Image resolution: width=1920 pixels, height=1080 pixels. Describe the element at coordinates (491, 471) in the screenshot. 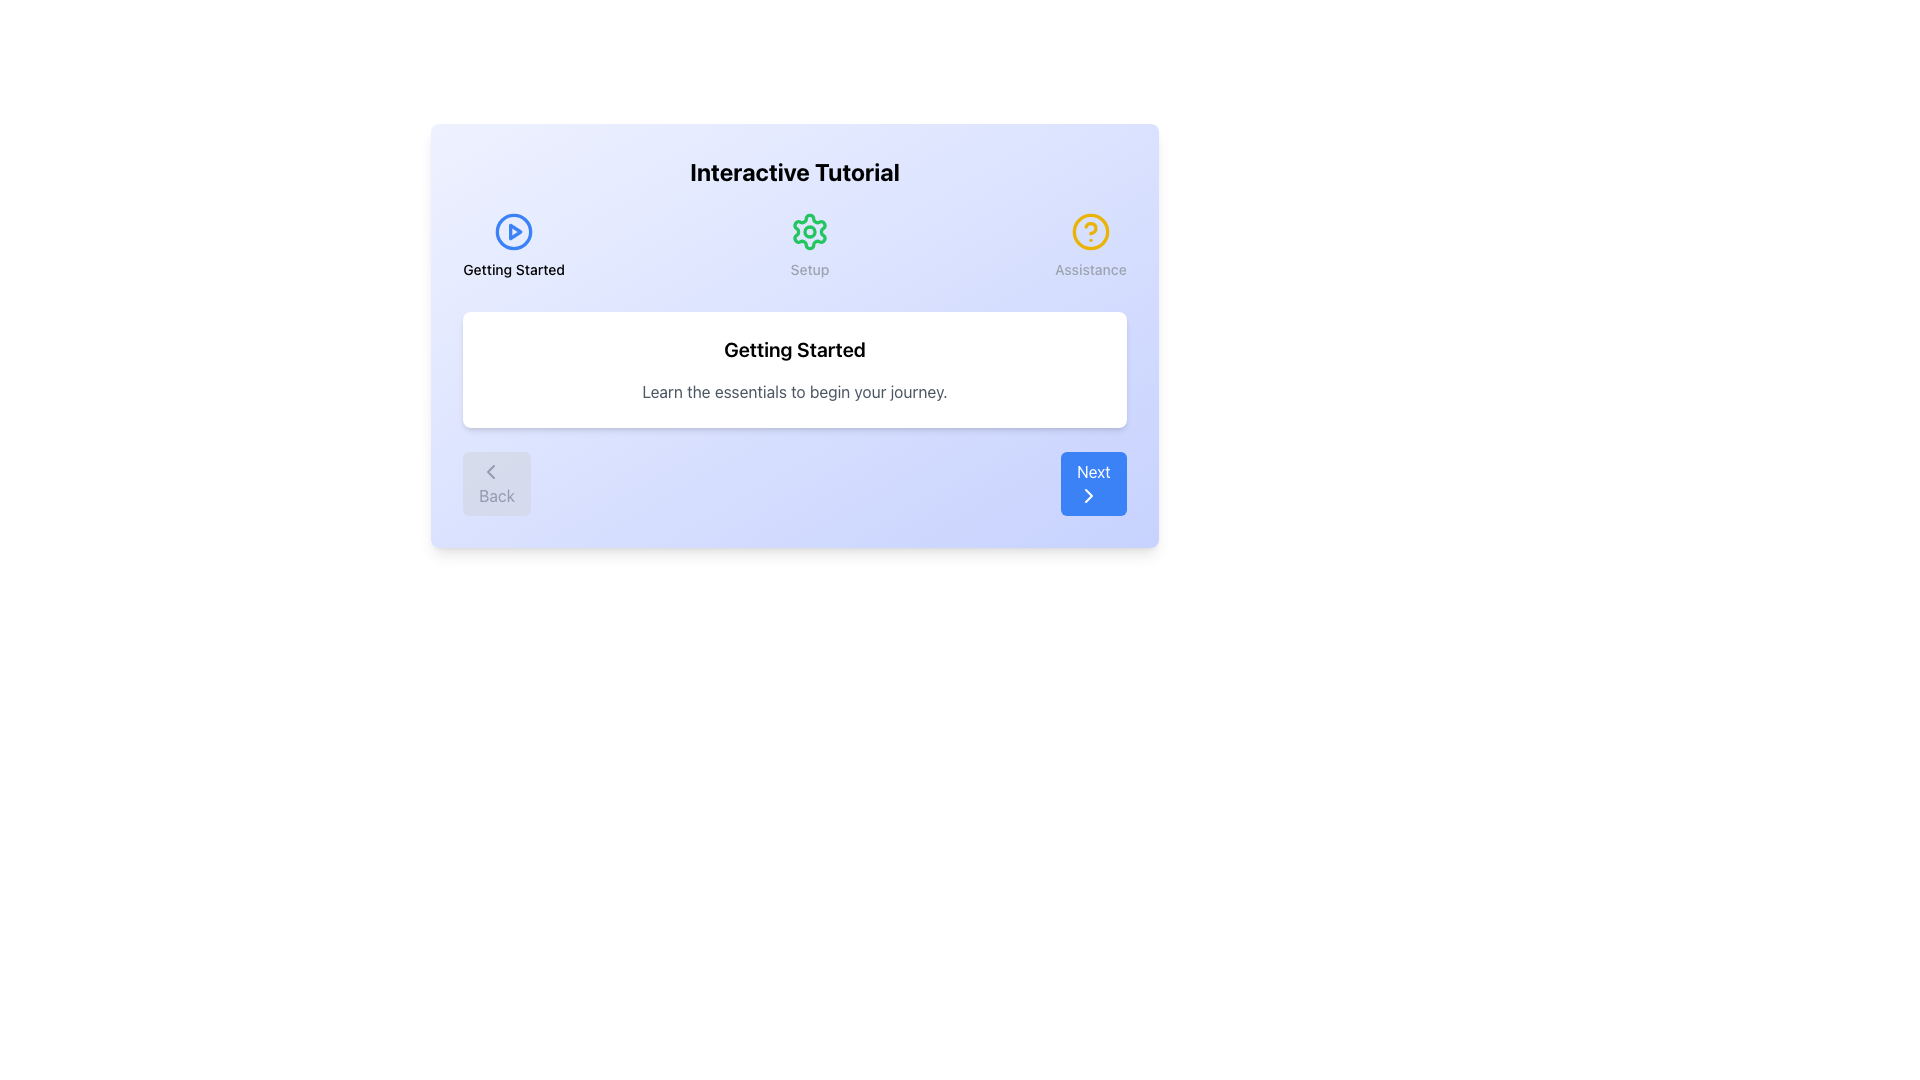

I see `the left-facing chevron arrow icon on the 'Back' button, which is positioned at the bottom-left corner of the interactive tutorial interface` at that location.